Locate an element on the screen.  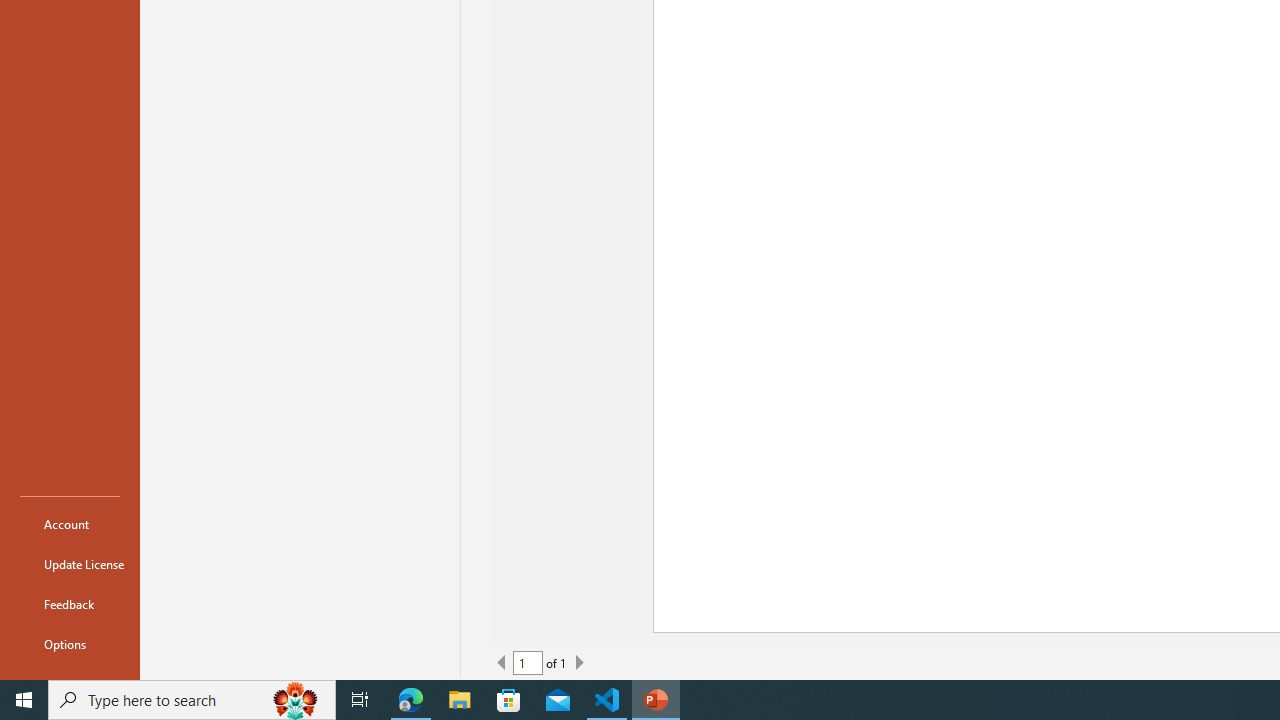
'Next Page' is located at coordinates (578, 663).